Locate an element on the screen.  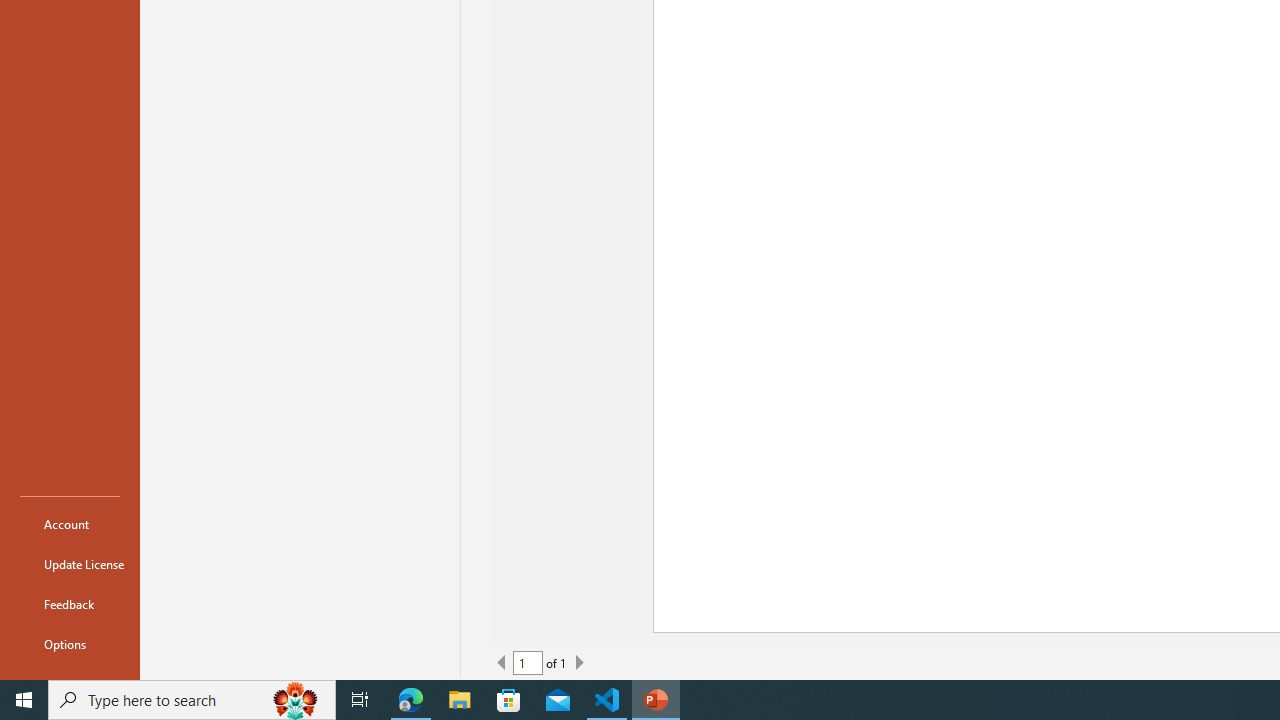
'Next Page' is located at coordinates (578, 663).